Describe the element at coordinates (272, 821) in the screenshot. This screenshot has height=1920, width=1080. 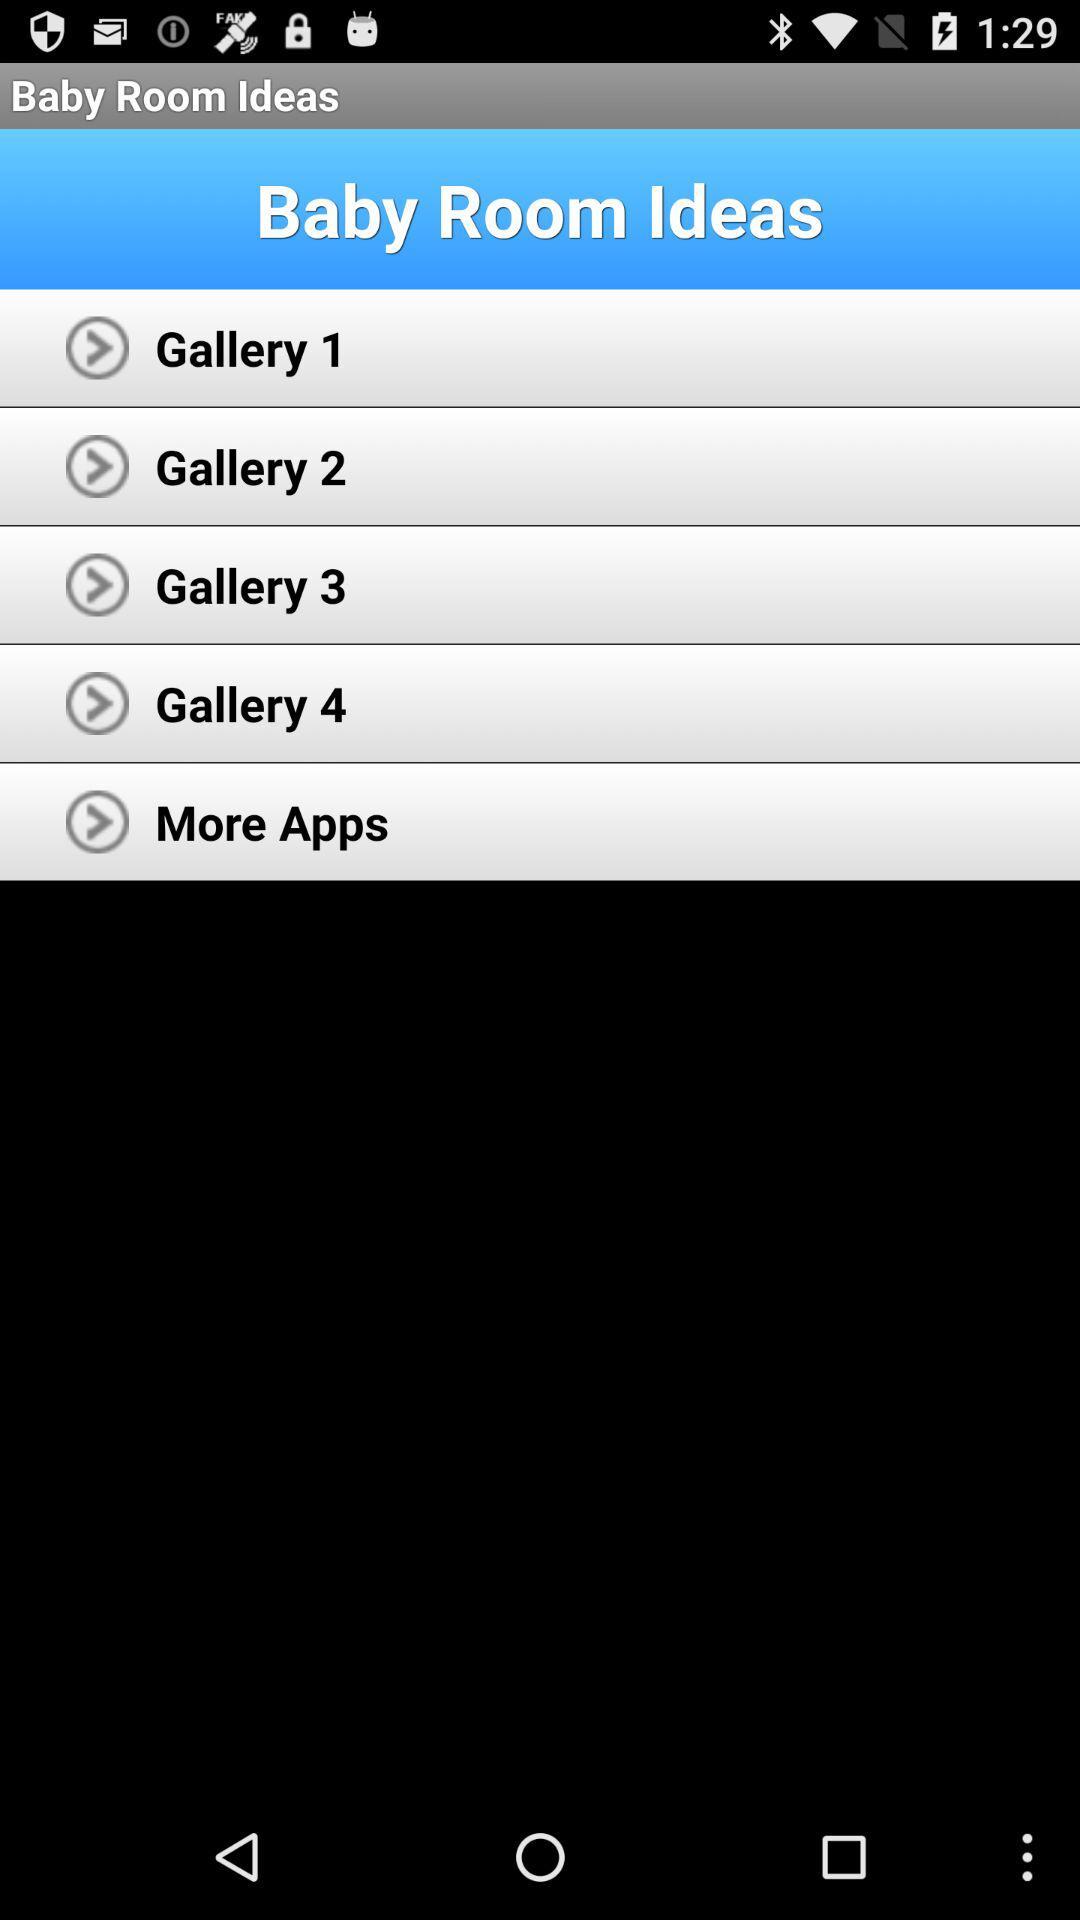
I see `app below gallery 4 item` at that location.